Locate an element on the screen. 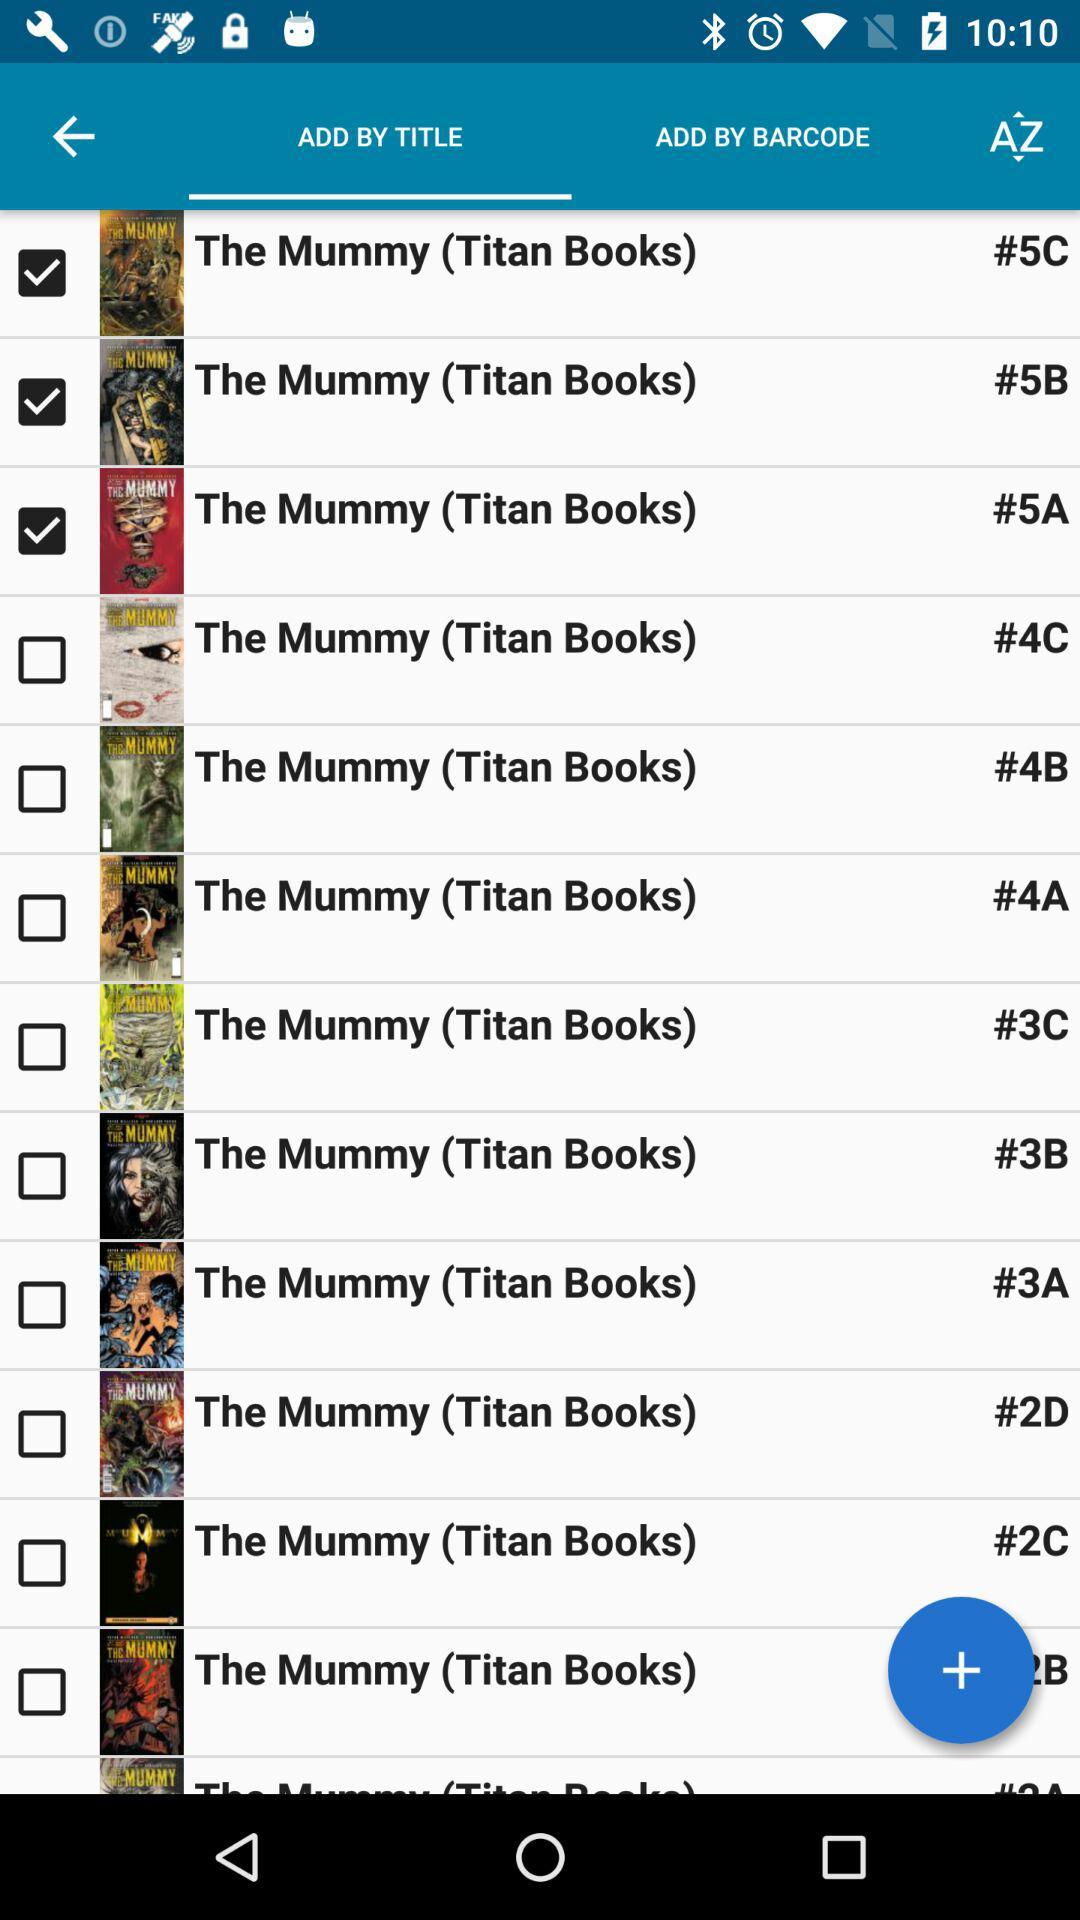  the add icon is located at coordinates (960, 1670).